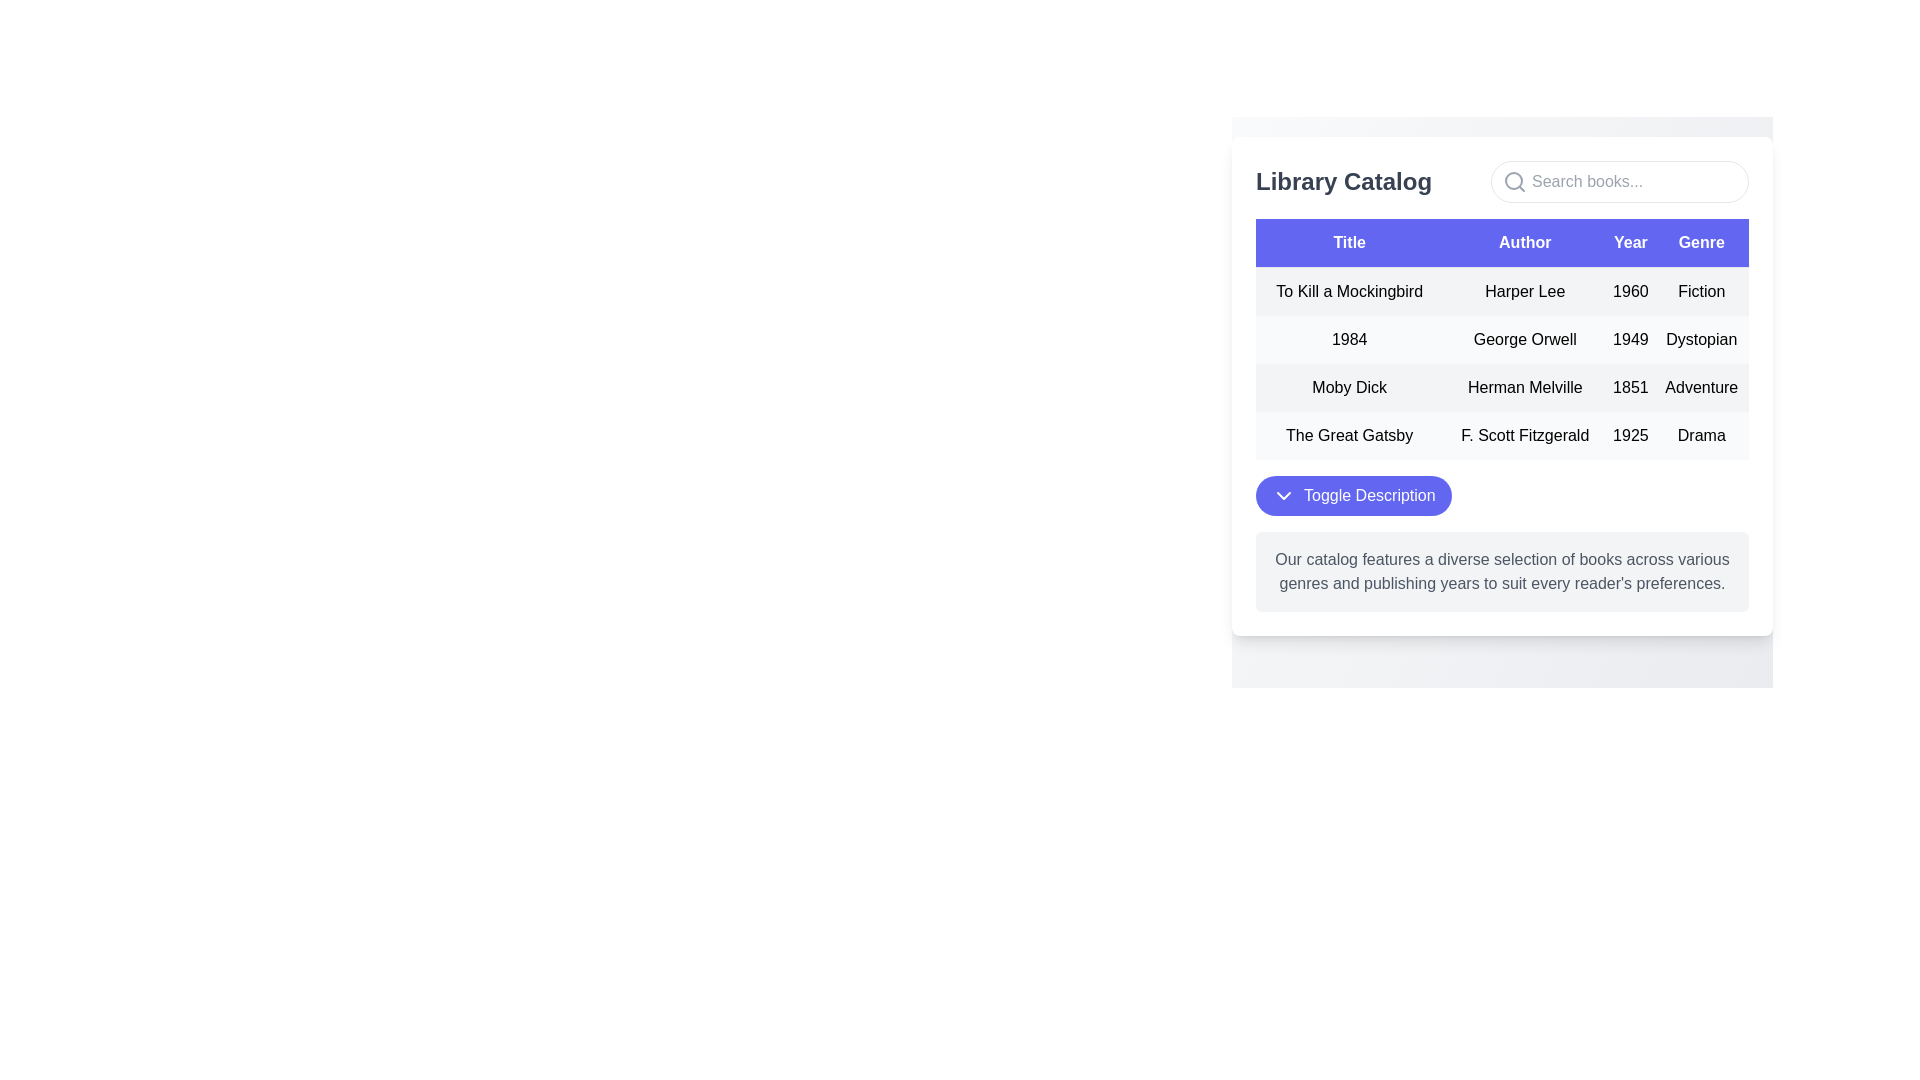 The image size is (1920, 1080). I want to click on the small downward-pointing chevron arrow icon located to the left of the 'Toggle Description' text within the blue button at the bottom of the 'Library Catalog' panel, so click(1283, 495).